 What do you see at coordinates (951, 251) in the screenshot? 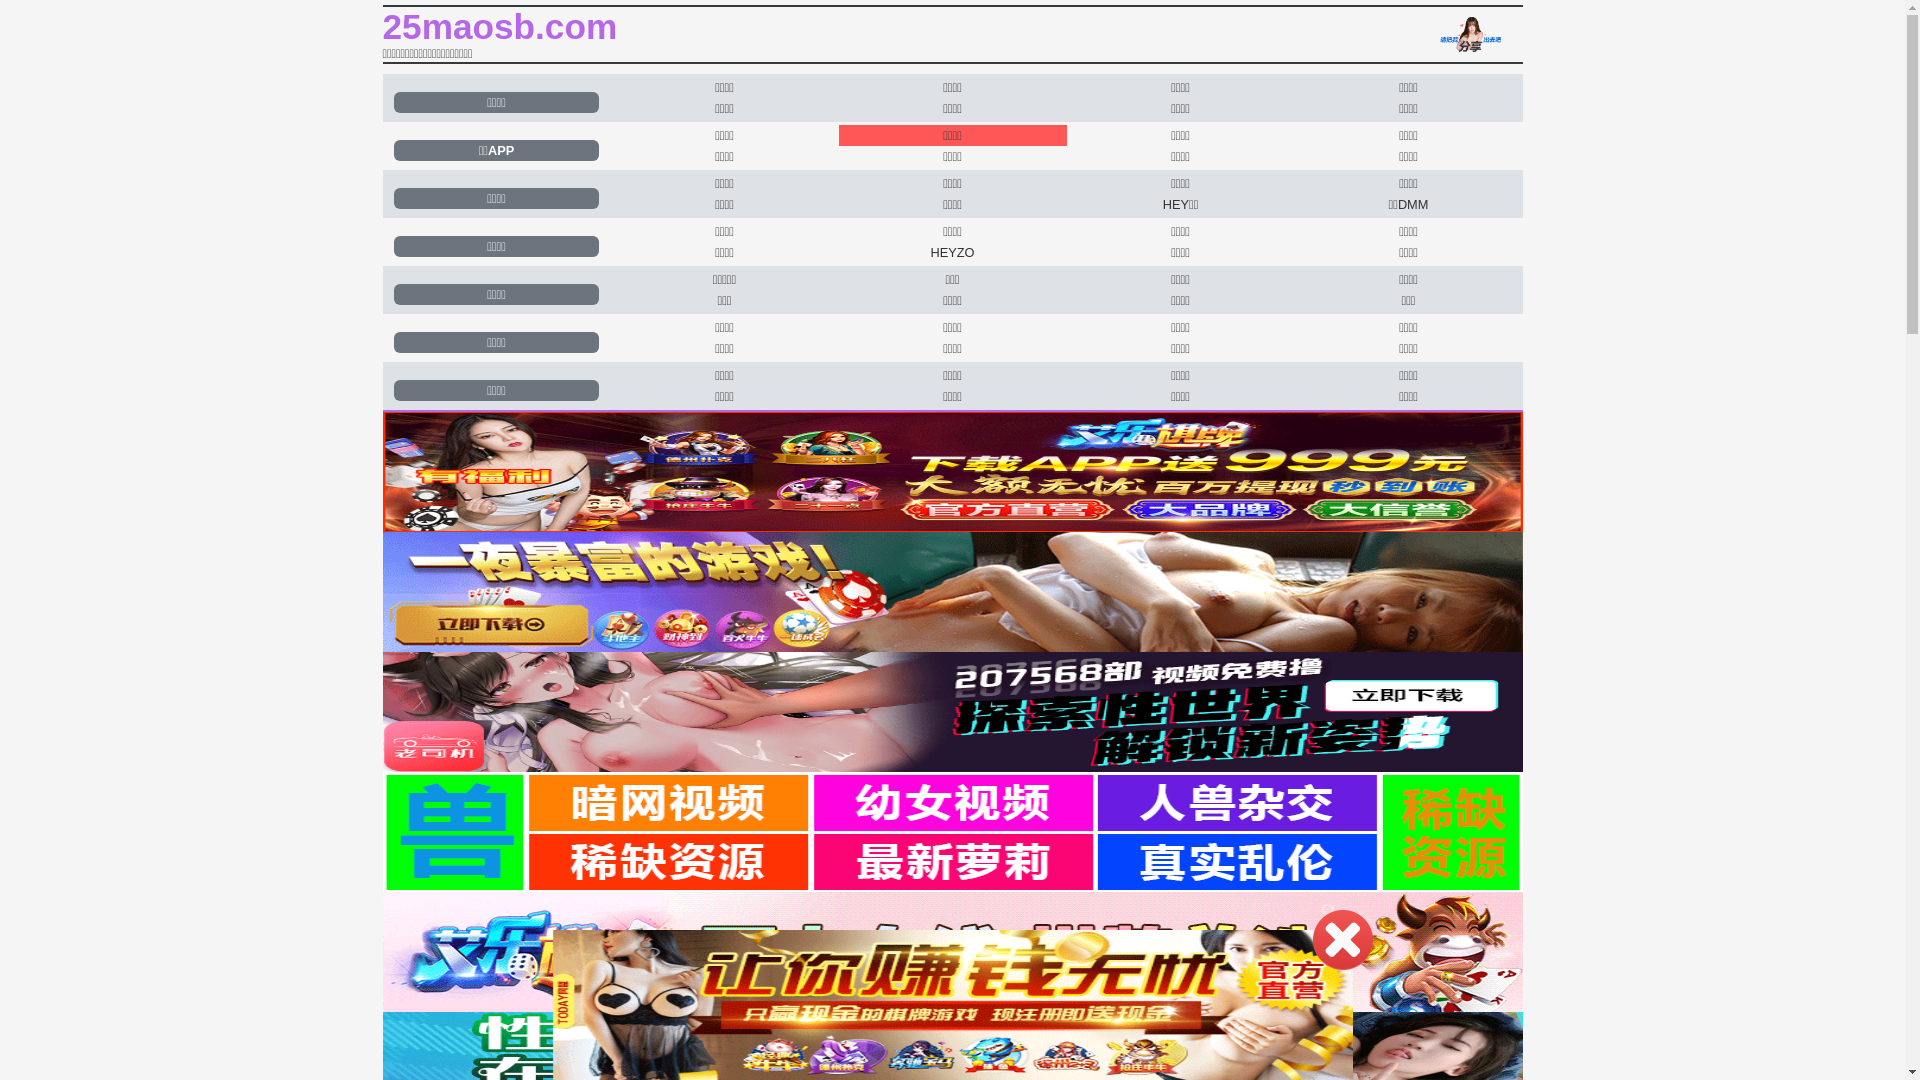
I see `'HEYZO'` at bounding box center [951, 251].